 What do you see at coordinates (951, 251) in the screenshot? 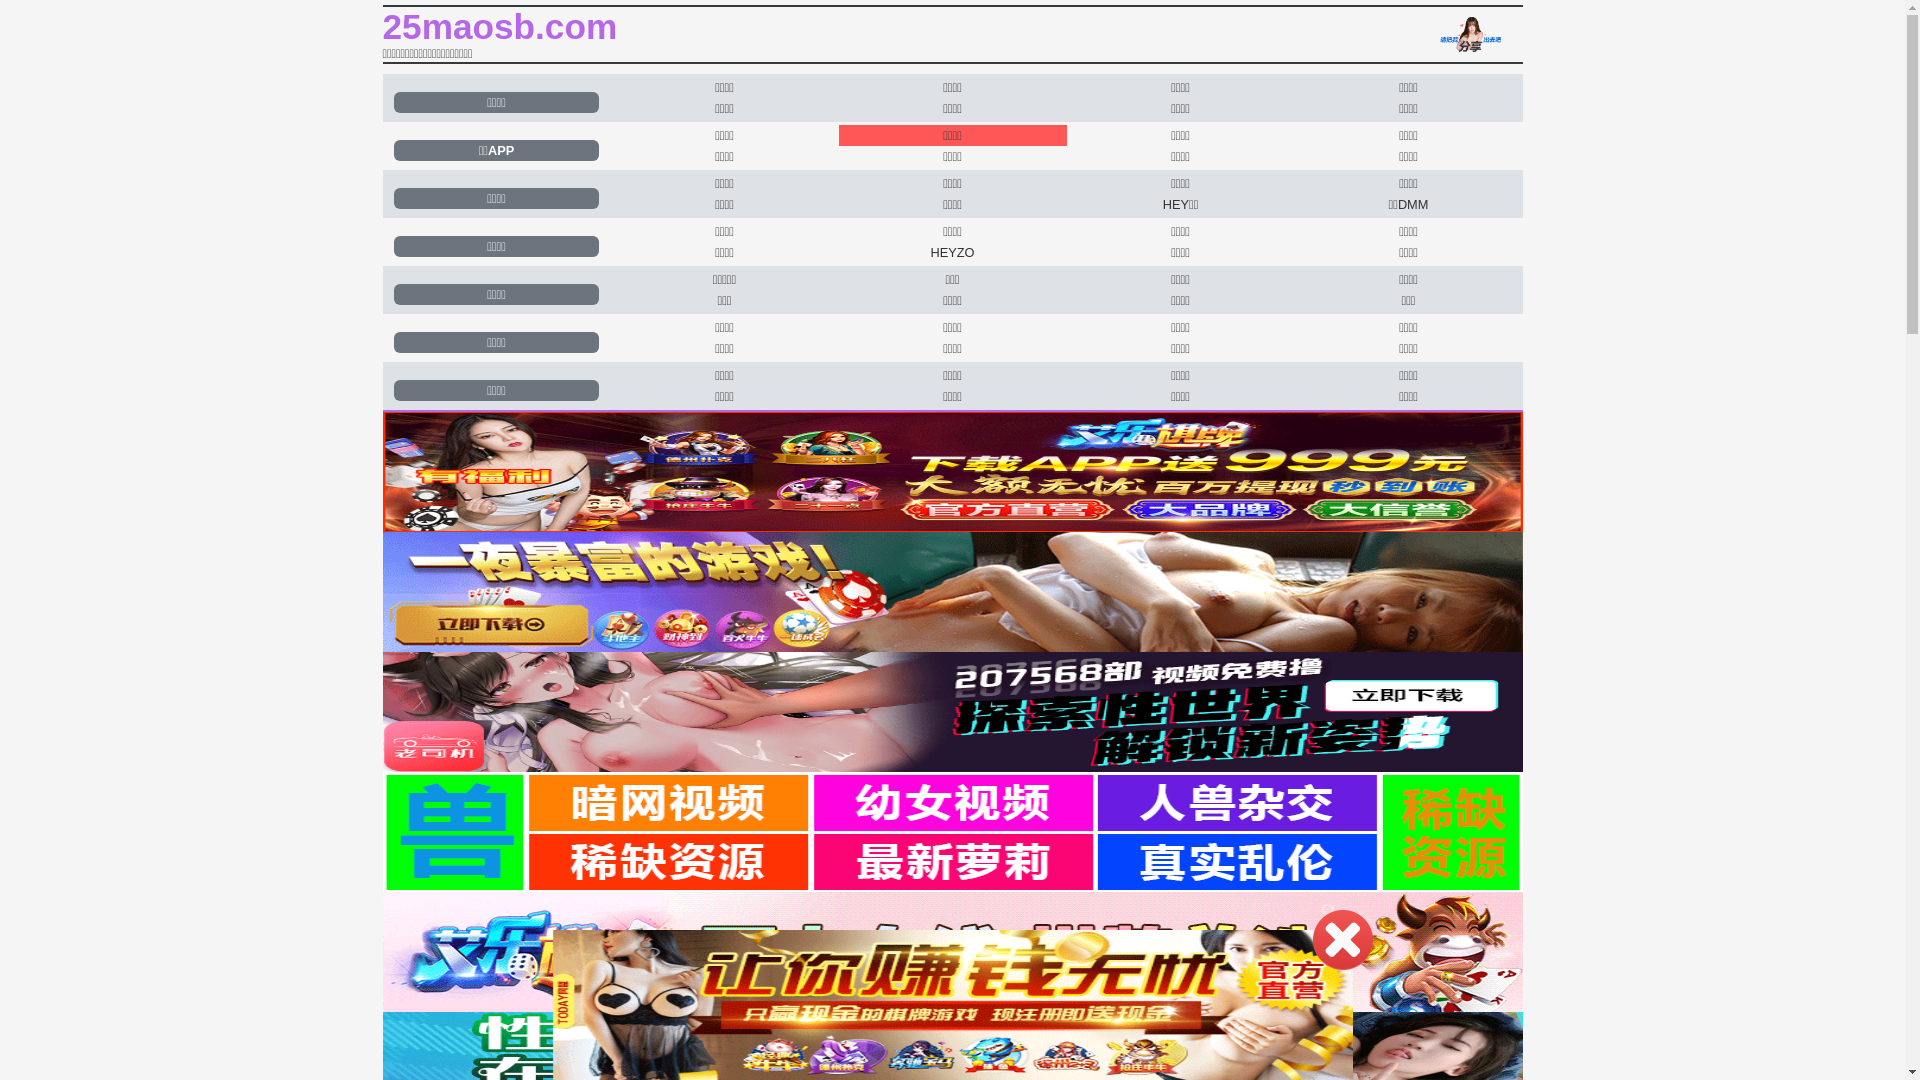
I see `'HEYZO'` at bounding box center [951, 251].